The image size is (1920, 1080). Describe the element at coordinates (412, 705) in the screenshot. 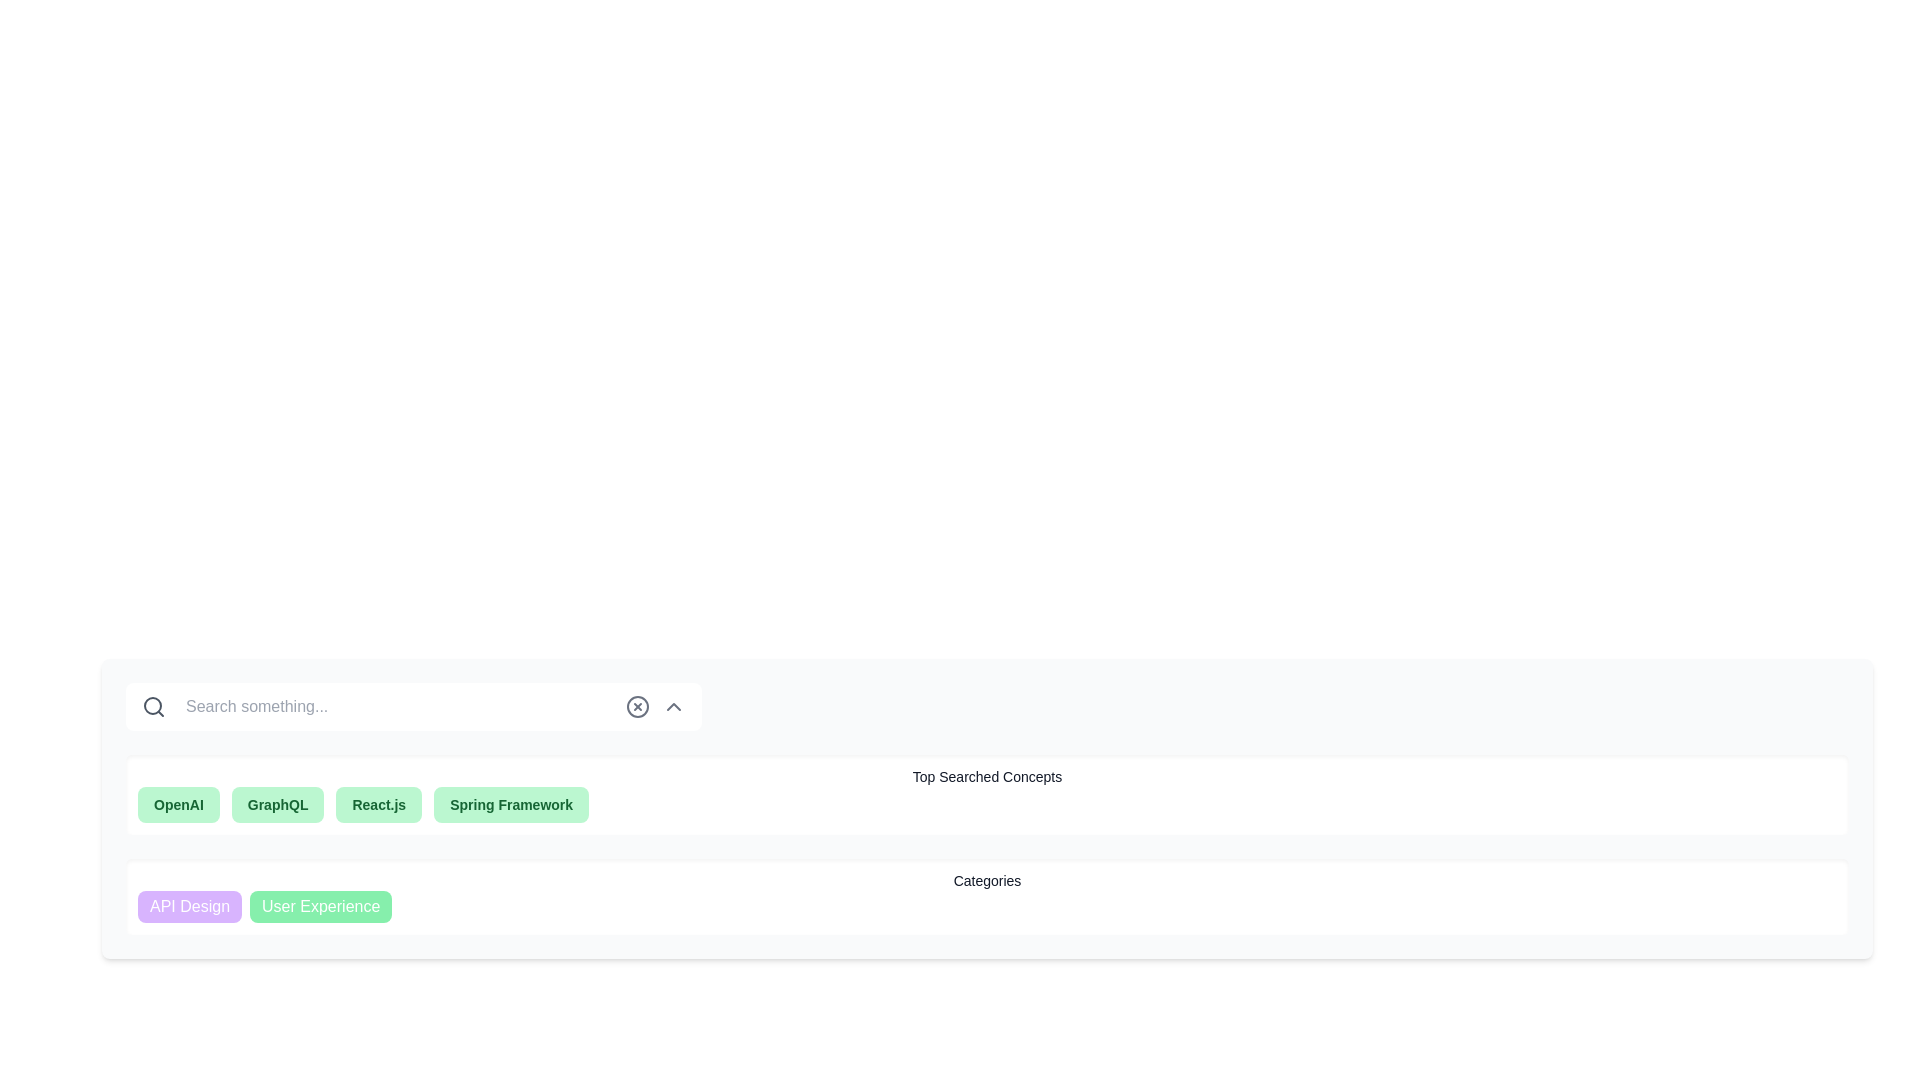

I see `the dropdown arrow on the Search bar, which is located in the upper-middle part of the interface` at that location.